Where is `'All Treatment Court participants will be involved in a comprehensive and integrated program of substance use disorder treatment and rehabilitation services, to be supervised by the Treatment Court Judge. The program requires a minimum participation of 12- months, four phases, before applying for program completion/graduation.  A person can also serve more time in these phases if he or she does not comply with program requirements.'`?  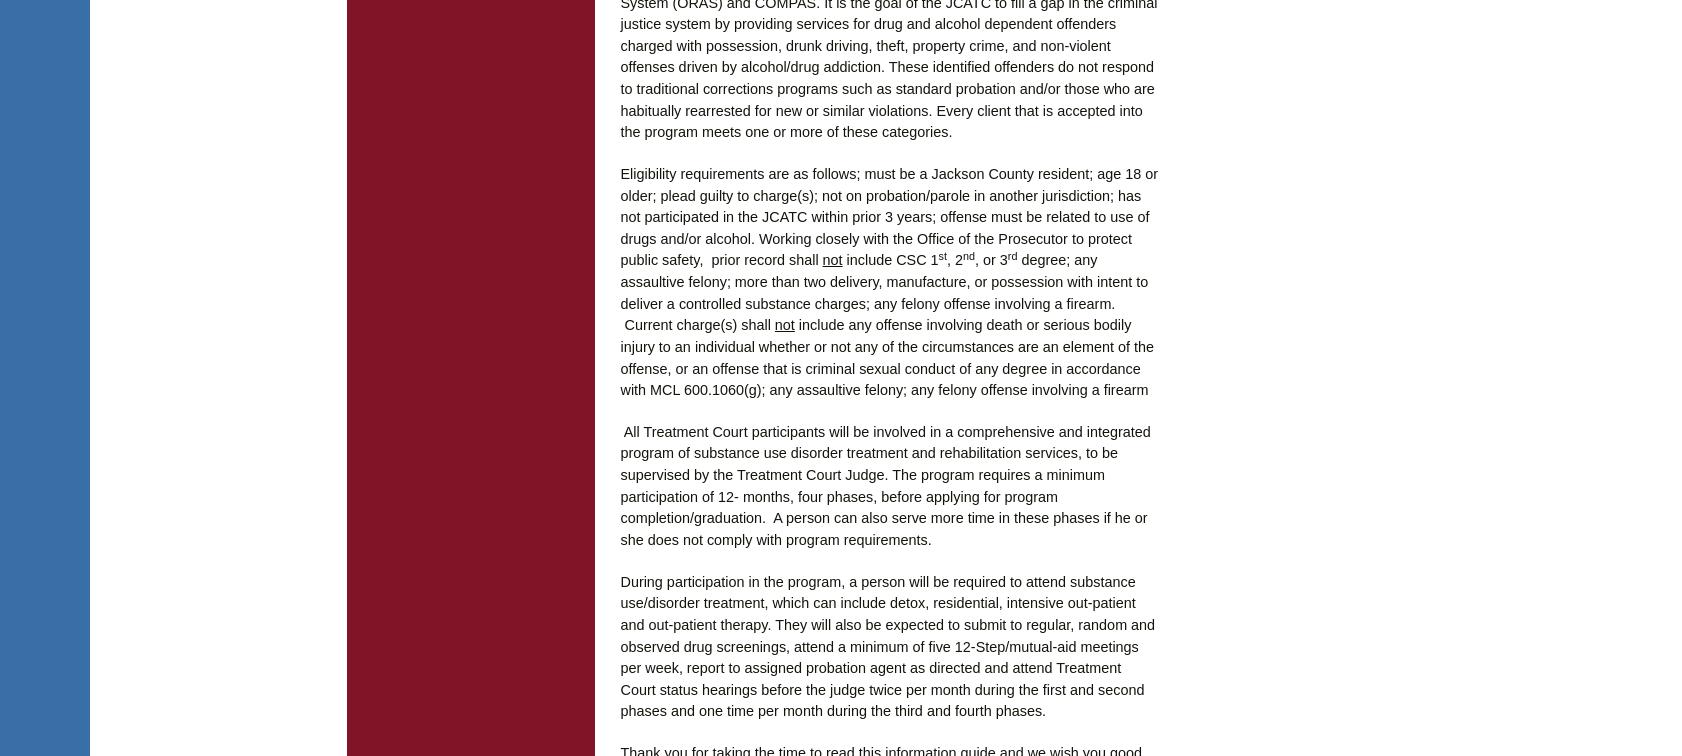 'All Treatment Court participants will be involved in a comprehensive and integrated program of substance use disorder treatment and rehabilitation services, to be supervised by the Treatment Court Judge. The program requires a minimum participation of 12- months, four phases, before applying for program completion/graduation.  A person can also serve more time in these phases if he or she does not comply with program requirements.' is located at coordinates (884, 484).